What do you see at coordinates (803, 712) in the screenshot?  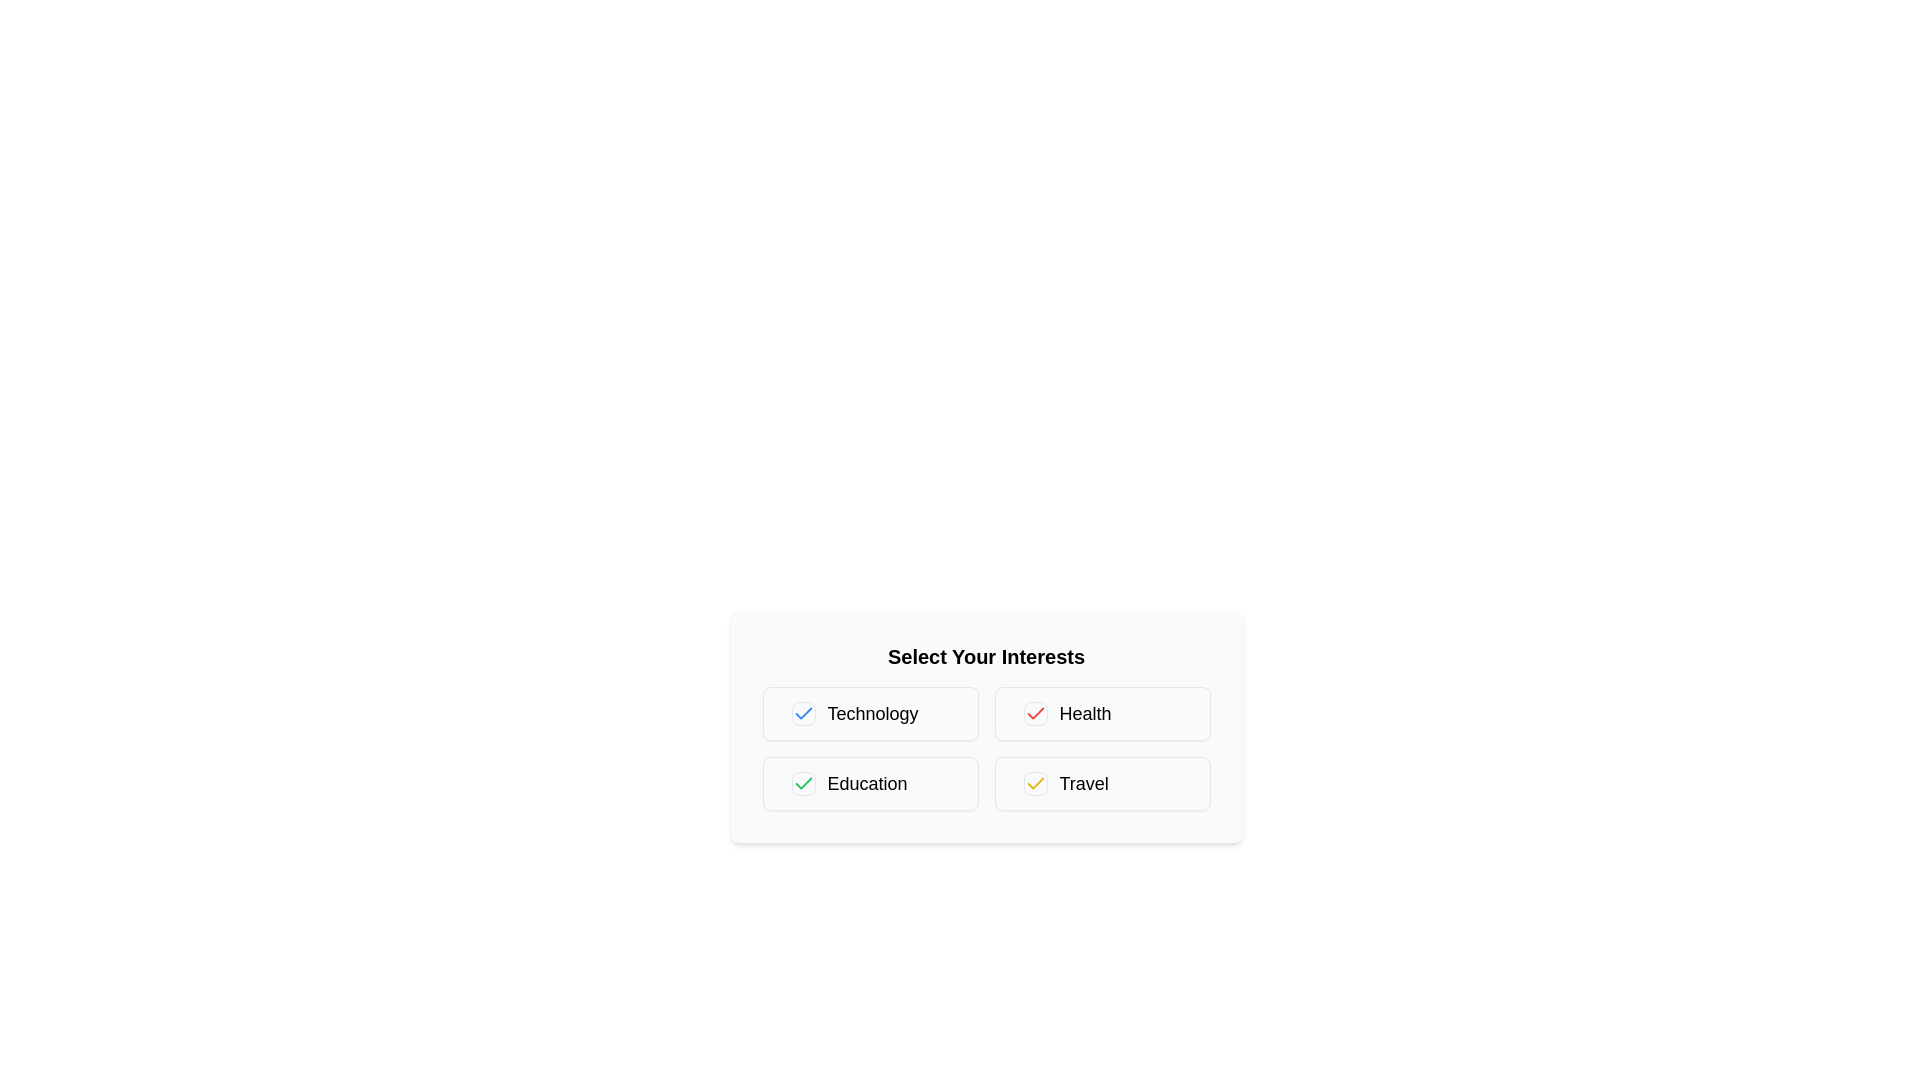 I see `the checkbox for 'Technology' to select or deselect it` at bounding box center [803, 712].